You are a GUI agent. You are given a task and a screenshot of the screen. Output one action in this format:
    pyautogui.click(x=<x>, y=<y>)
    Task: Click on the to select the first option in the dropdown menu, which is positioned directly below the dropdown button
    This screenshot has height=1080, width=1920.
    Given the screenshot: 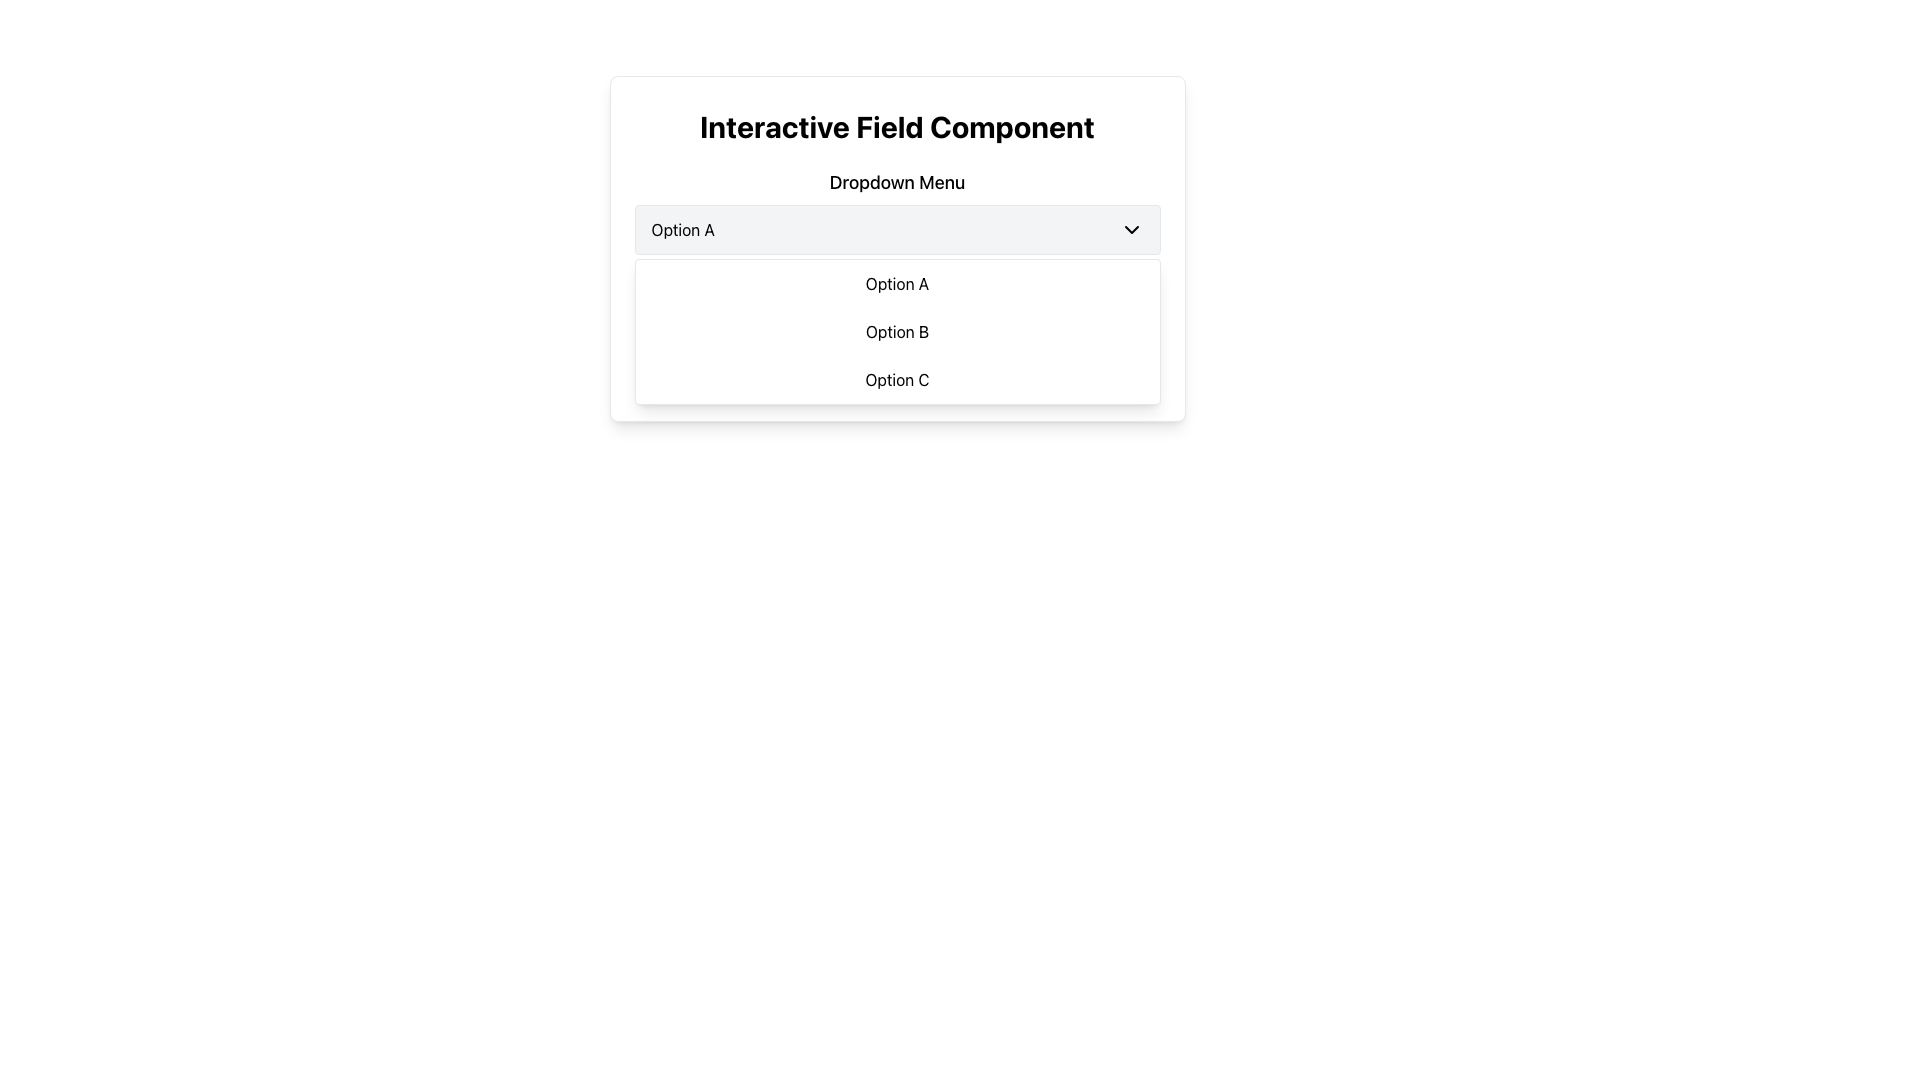 What is the action you would take?
    pyautogui.click(x=896, y=290)
    